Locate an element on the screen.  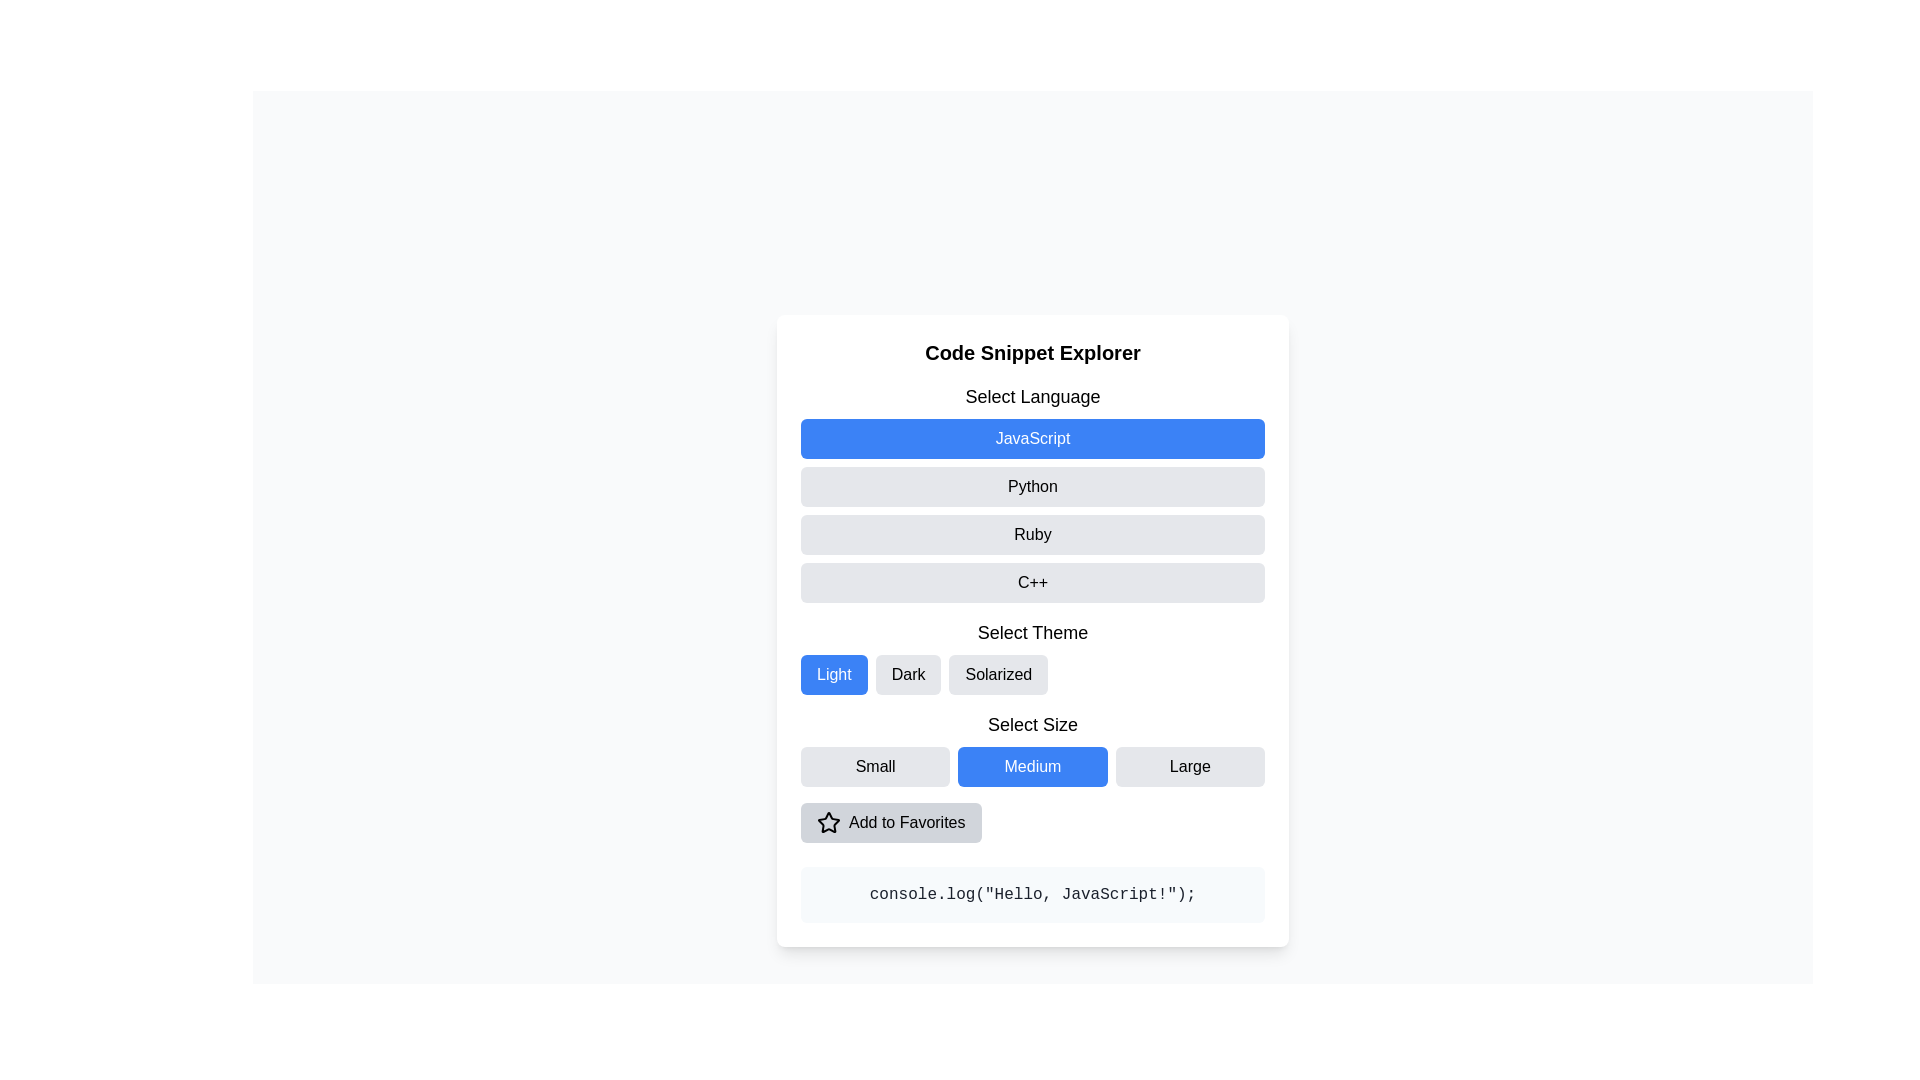
the medium-sized blue button labeled 'Medium' is located at coordinates (1032, 766).